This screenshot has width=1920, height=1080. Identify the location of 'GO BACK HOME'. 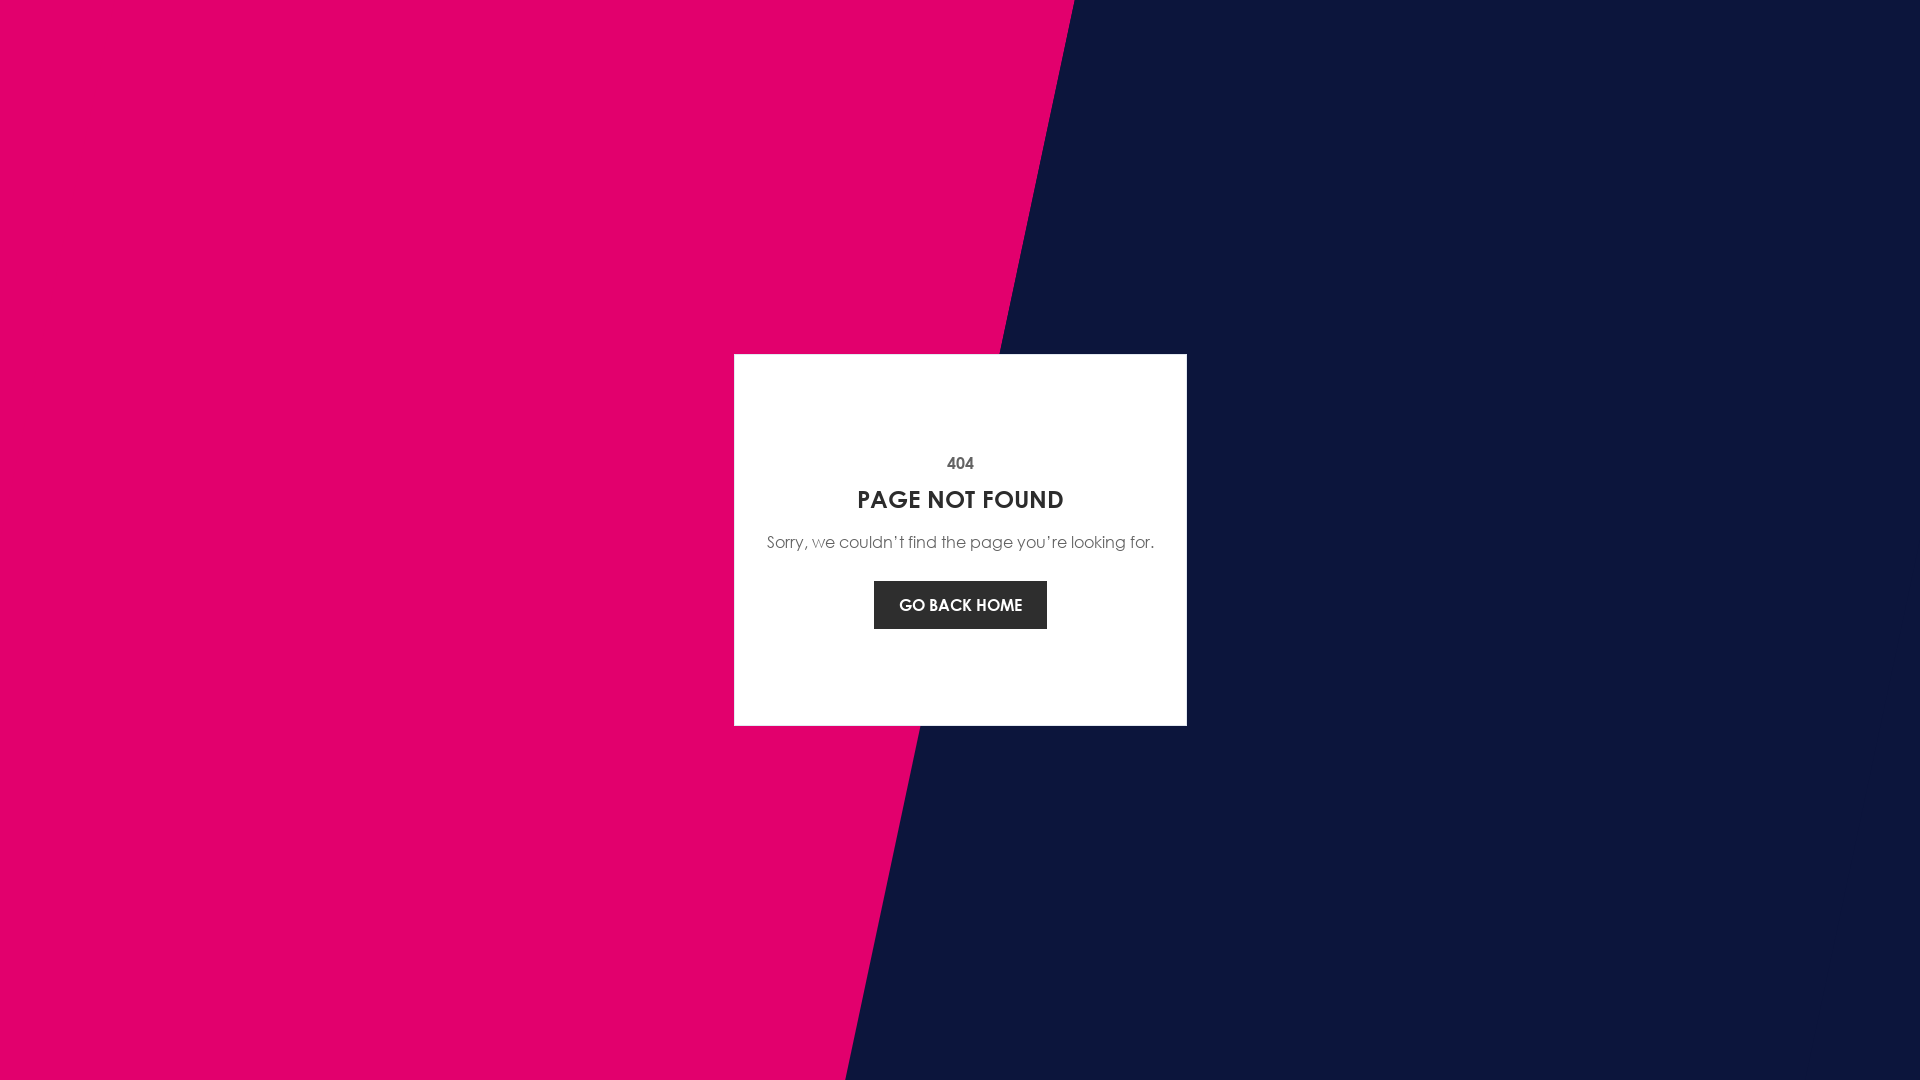
(873, 604).